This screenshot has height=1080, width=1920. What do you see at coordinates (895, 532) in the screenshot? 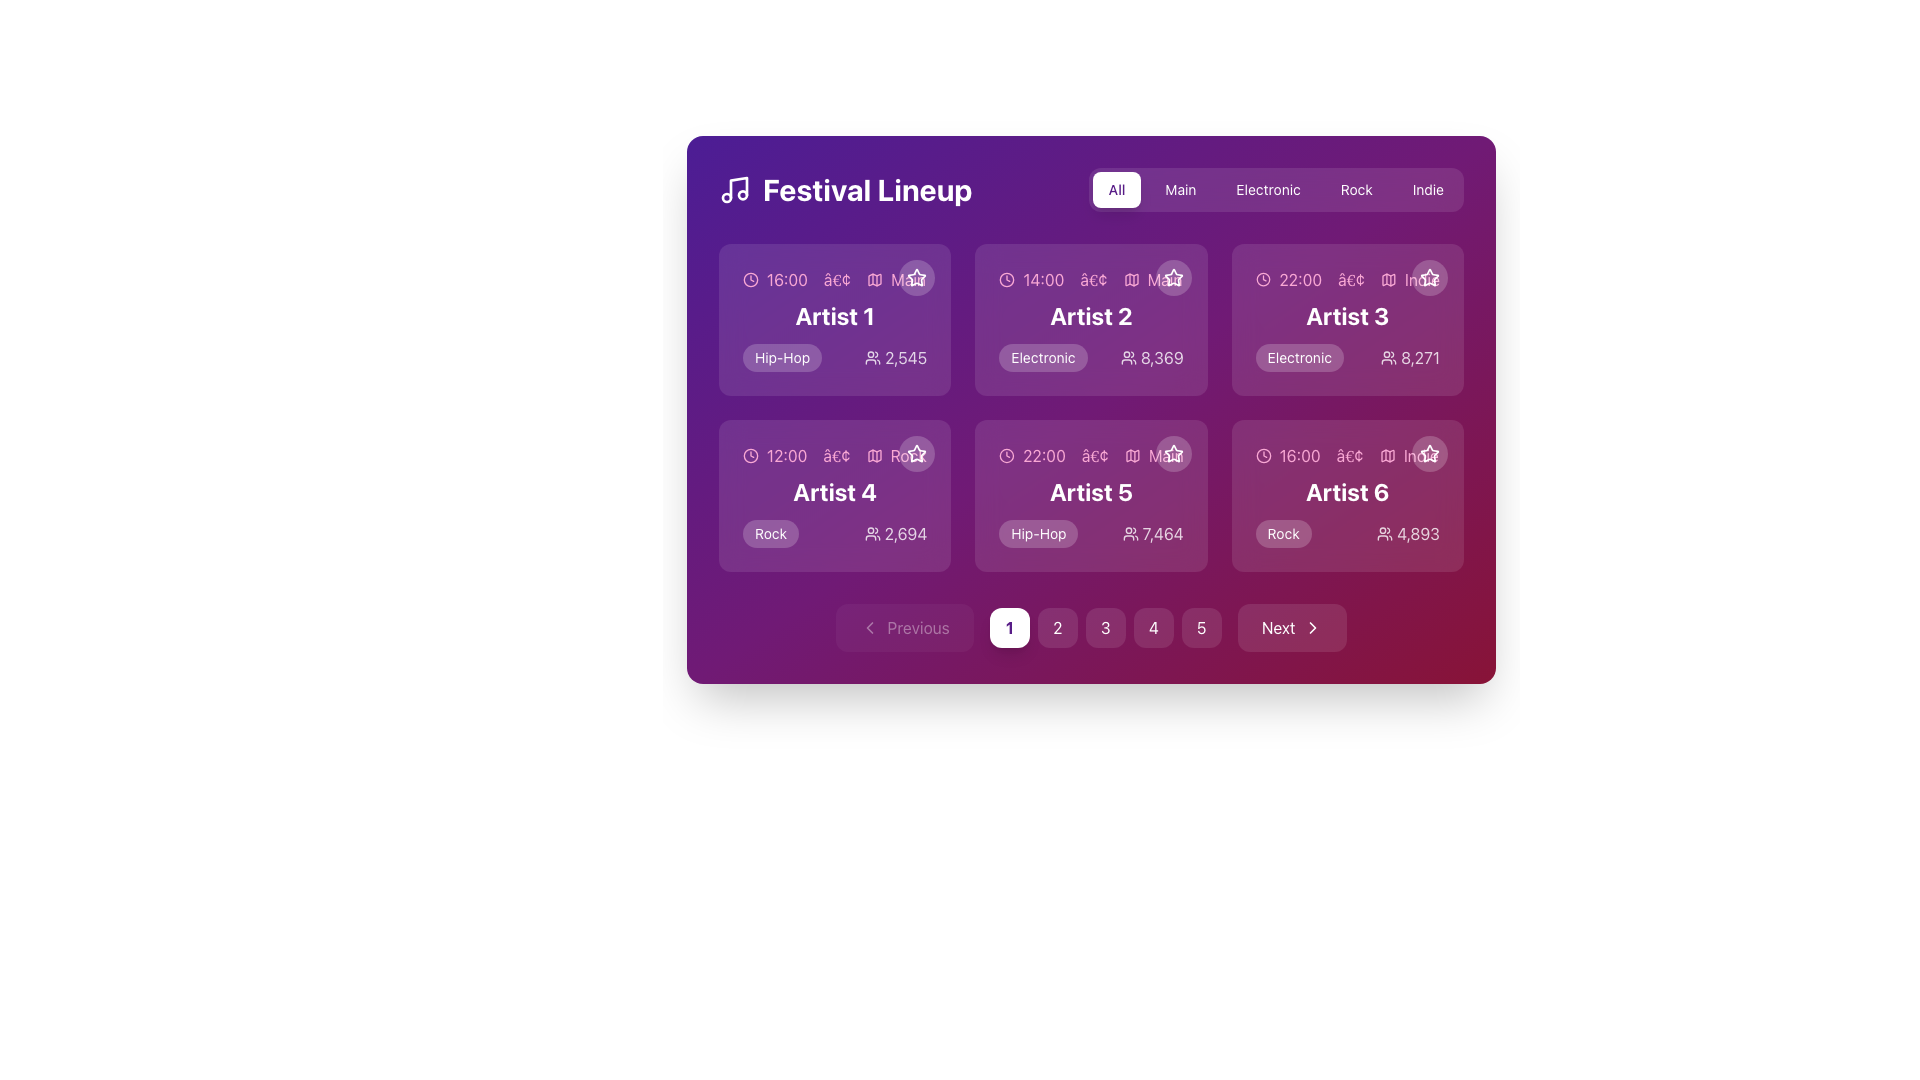
I see `displayed count of attendees associated with 'Artist 4' in the festival lineup, located within the card labeled 'Artist 4' below the label 'Rock' and beside the audience count icon` at bounding box center [895, 532].